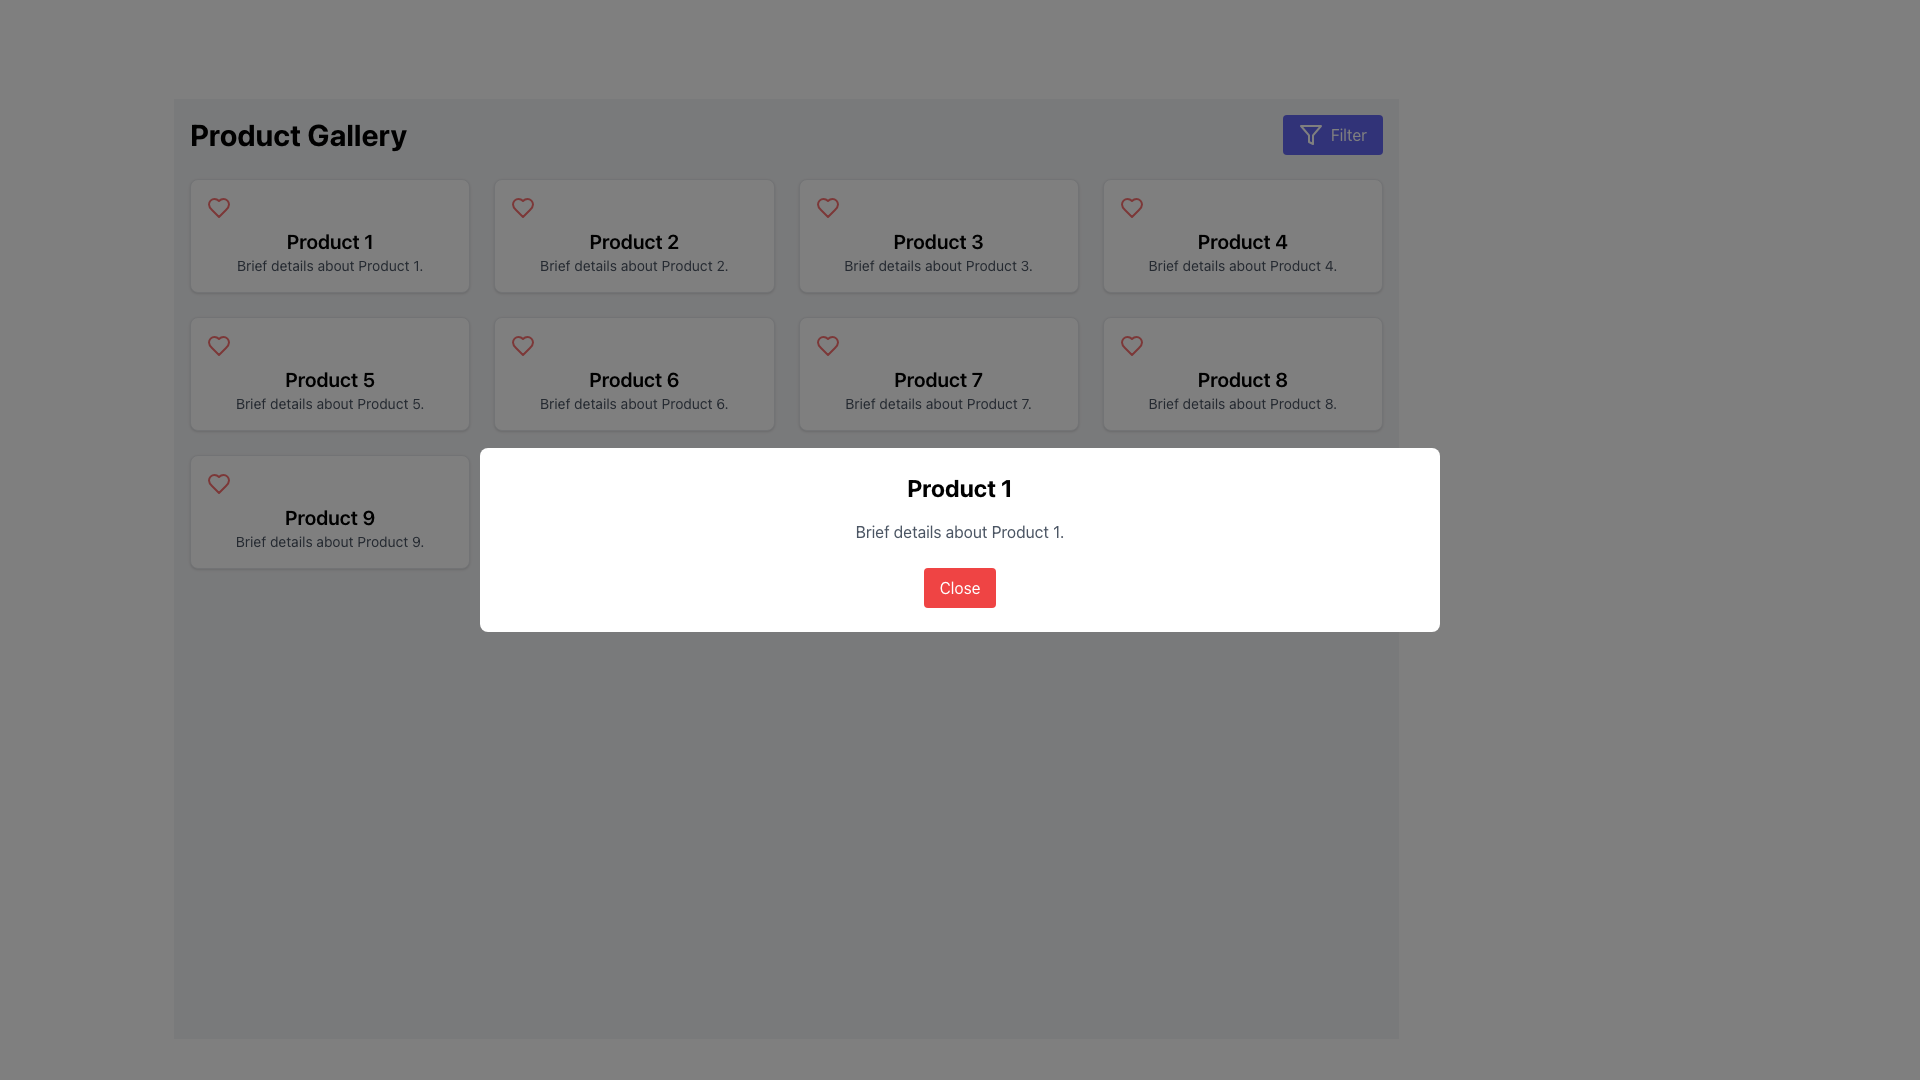 The image size is (1920, 1080). I want to click on the heart-shaped icon with outlined geometry and a red hue located in the card for 'Product 8' to interact with it, so click(1131, 345).